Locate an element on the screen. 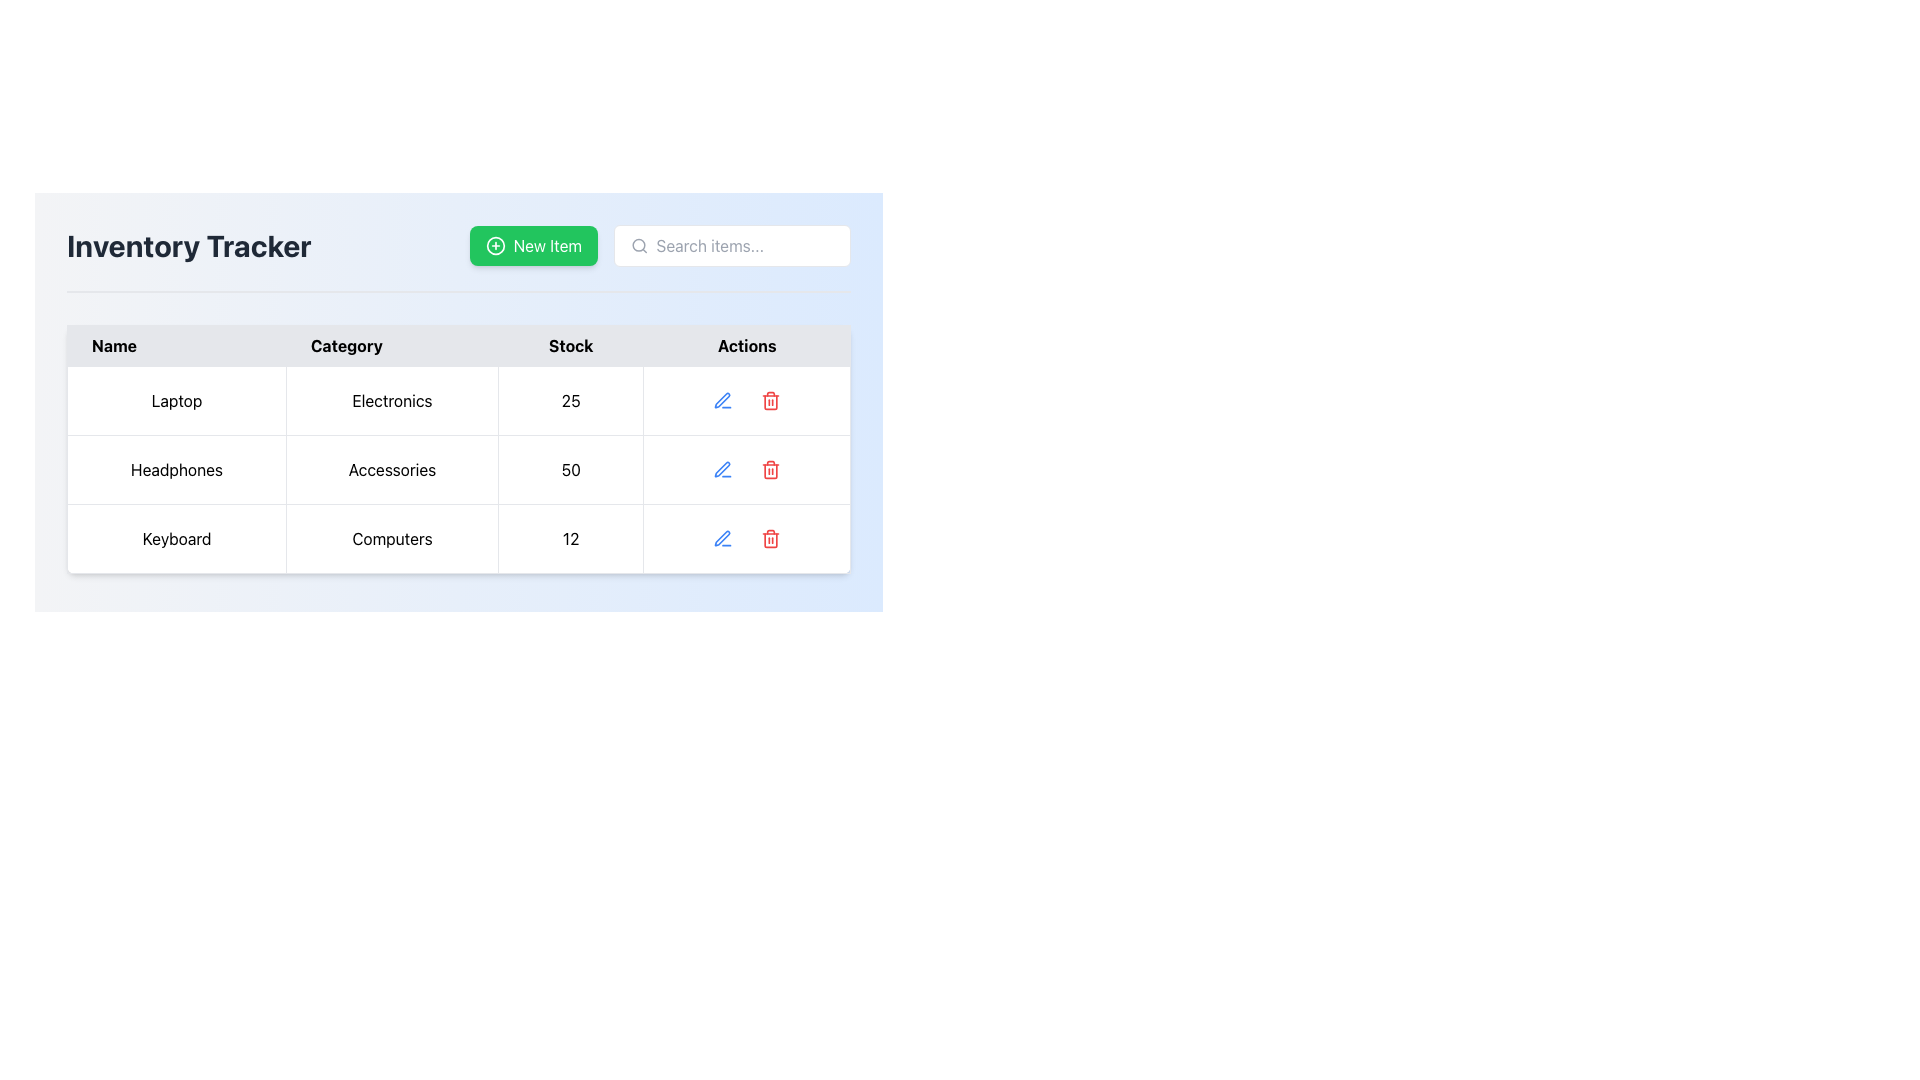 This screenshot has width=1920, height=1080. the text input field with a white background and placeholder text 'Search items...' to focus on it is located at coordinates (660, 245).